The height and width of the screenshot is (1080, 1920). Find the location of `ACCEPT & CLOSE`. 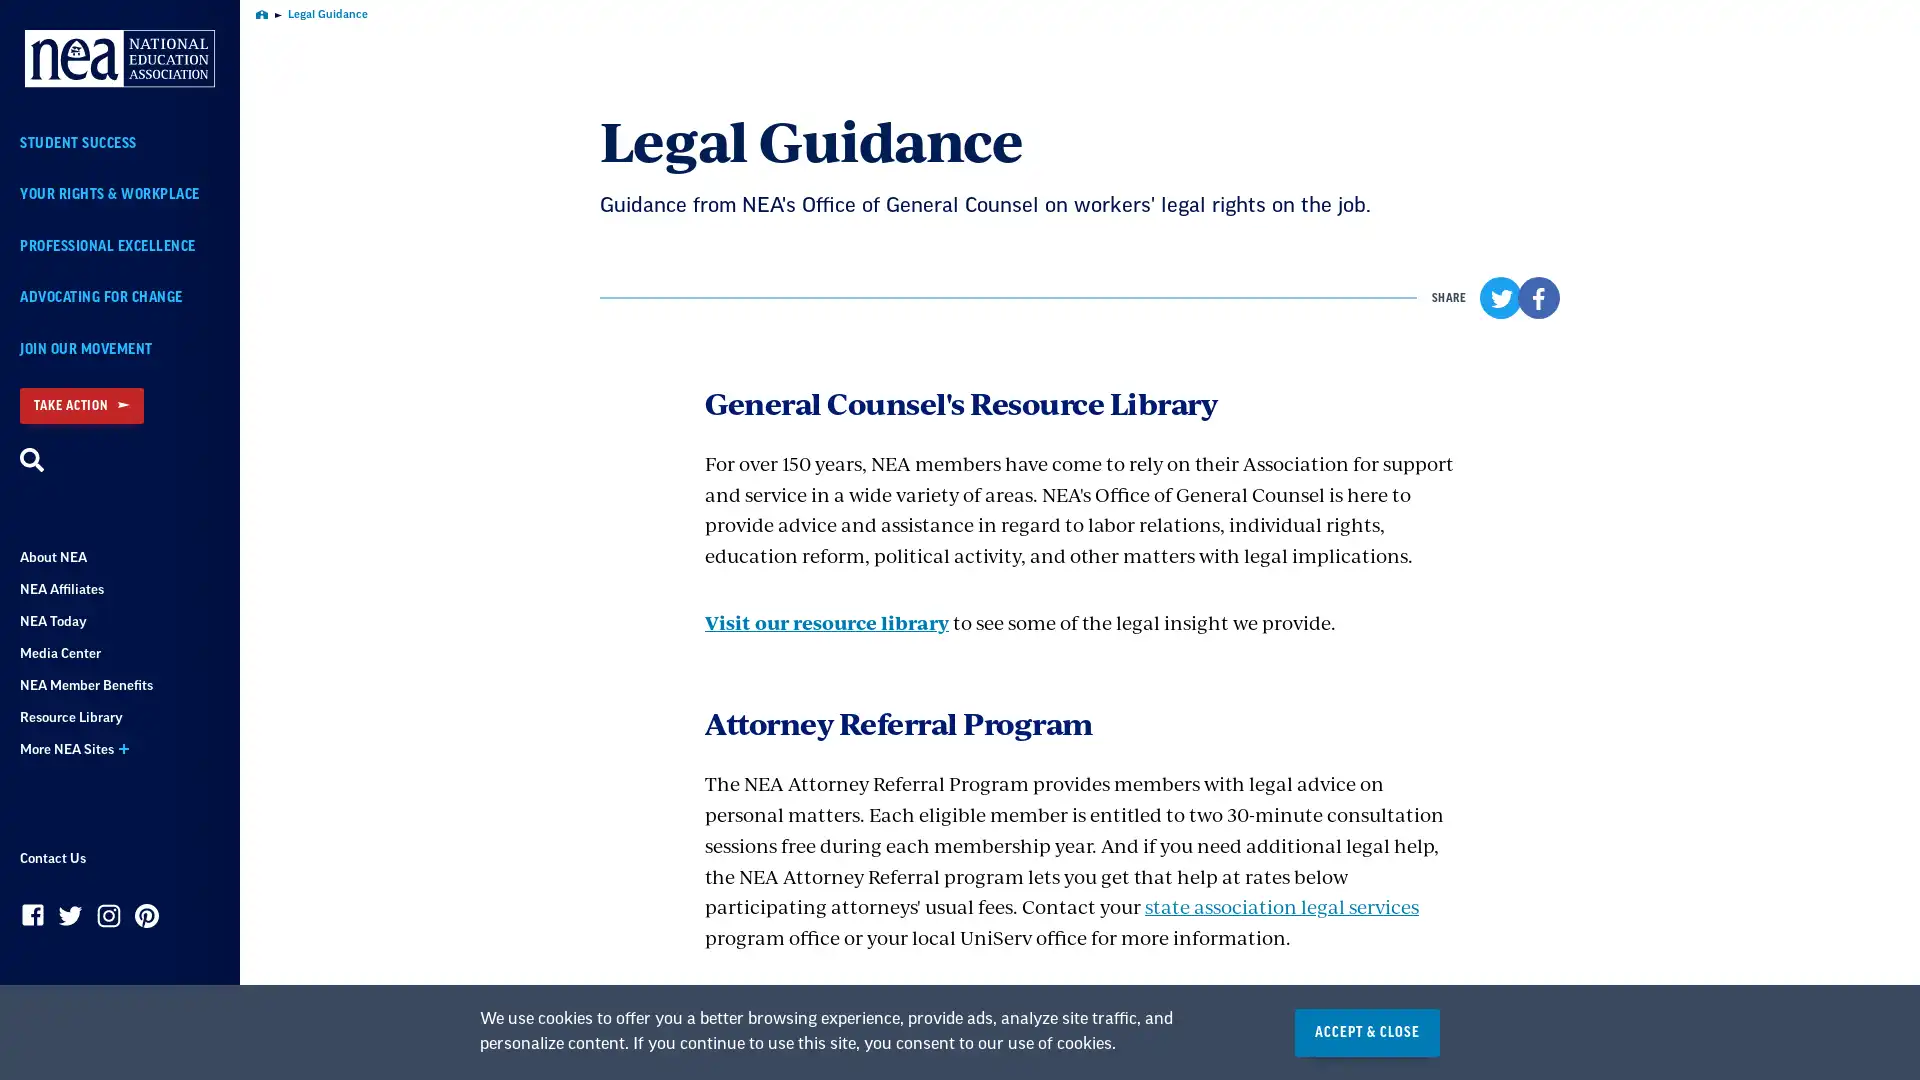

ACCEPT & CLOSE is located at coordinates (1366, 1032).